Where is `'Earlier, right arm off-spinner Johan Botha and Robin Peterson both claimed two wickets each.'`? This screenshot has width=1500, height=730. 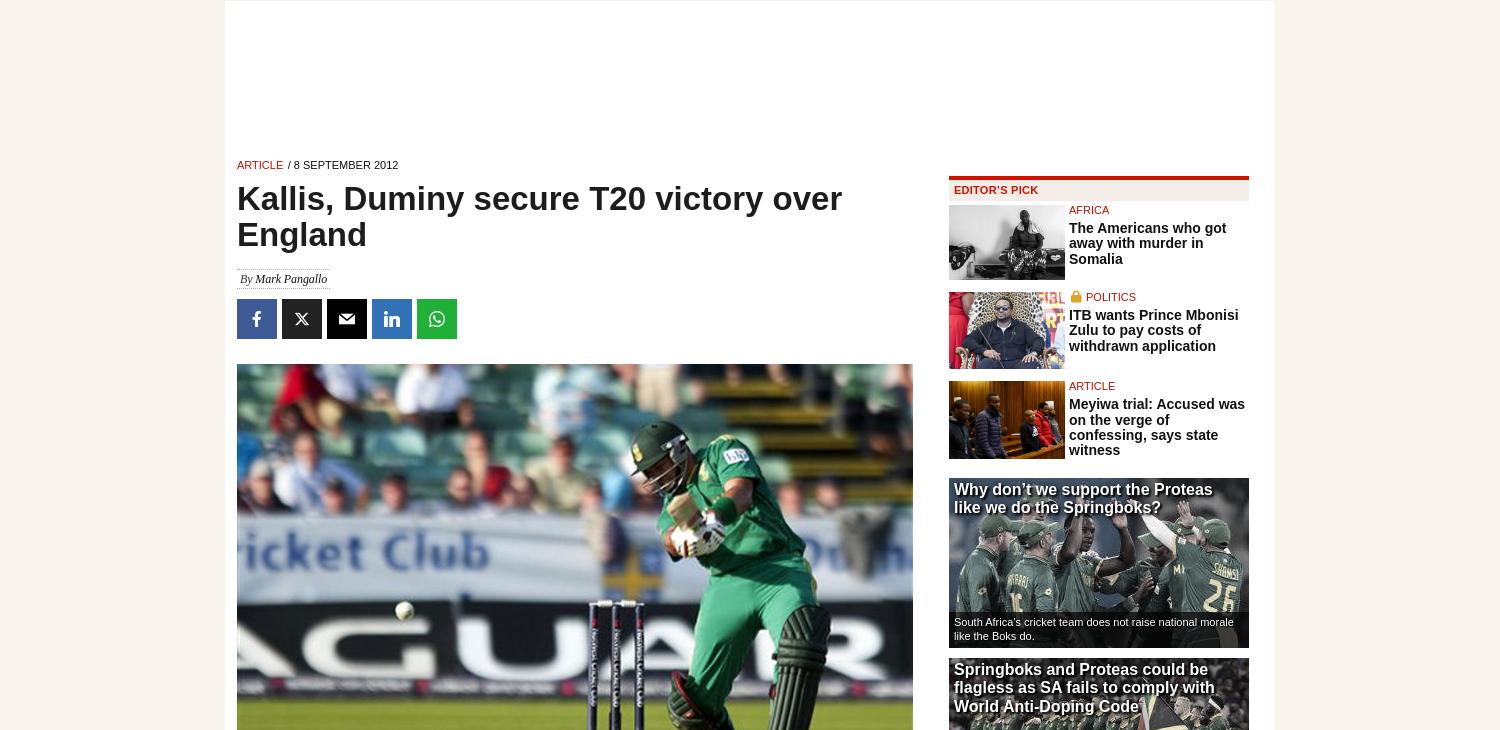 'Earlier, right arm off-spinner Johan Botha and Robin Peterson both claimed two wickets each.' is located at coordinates (560, 256).